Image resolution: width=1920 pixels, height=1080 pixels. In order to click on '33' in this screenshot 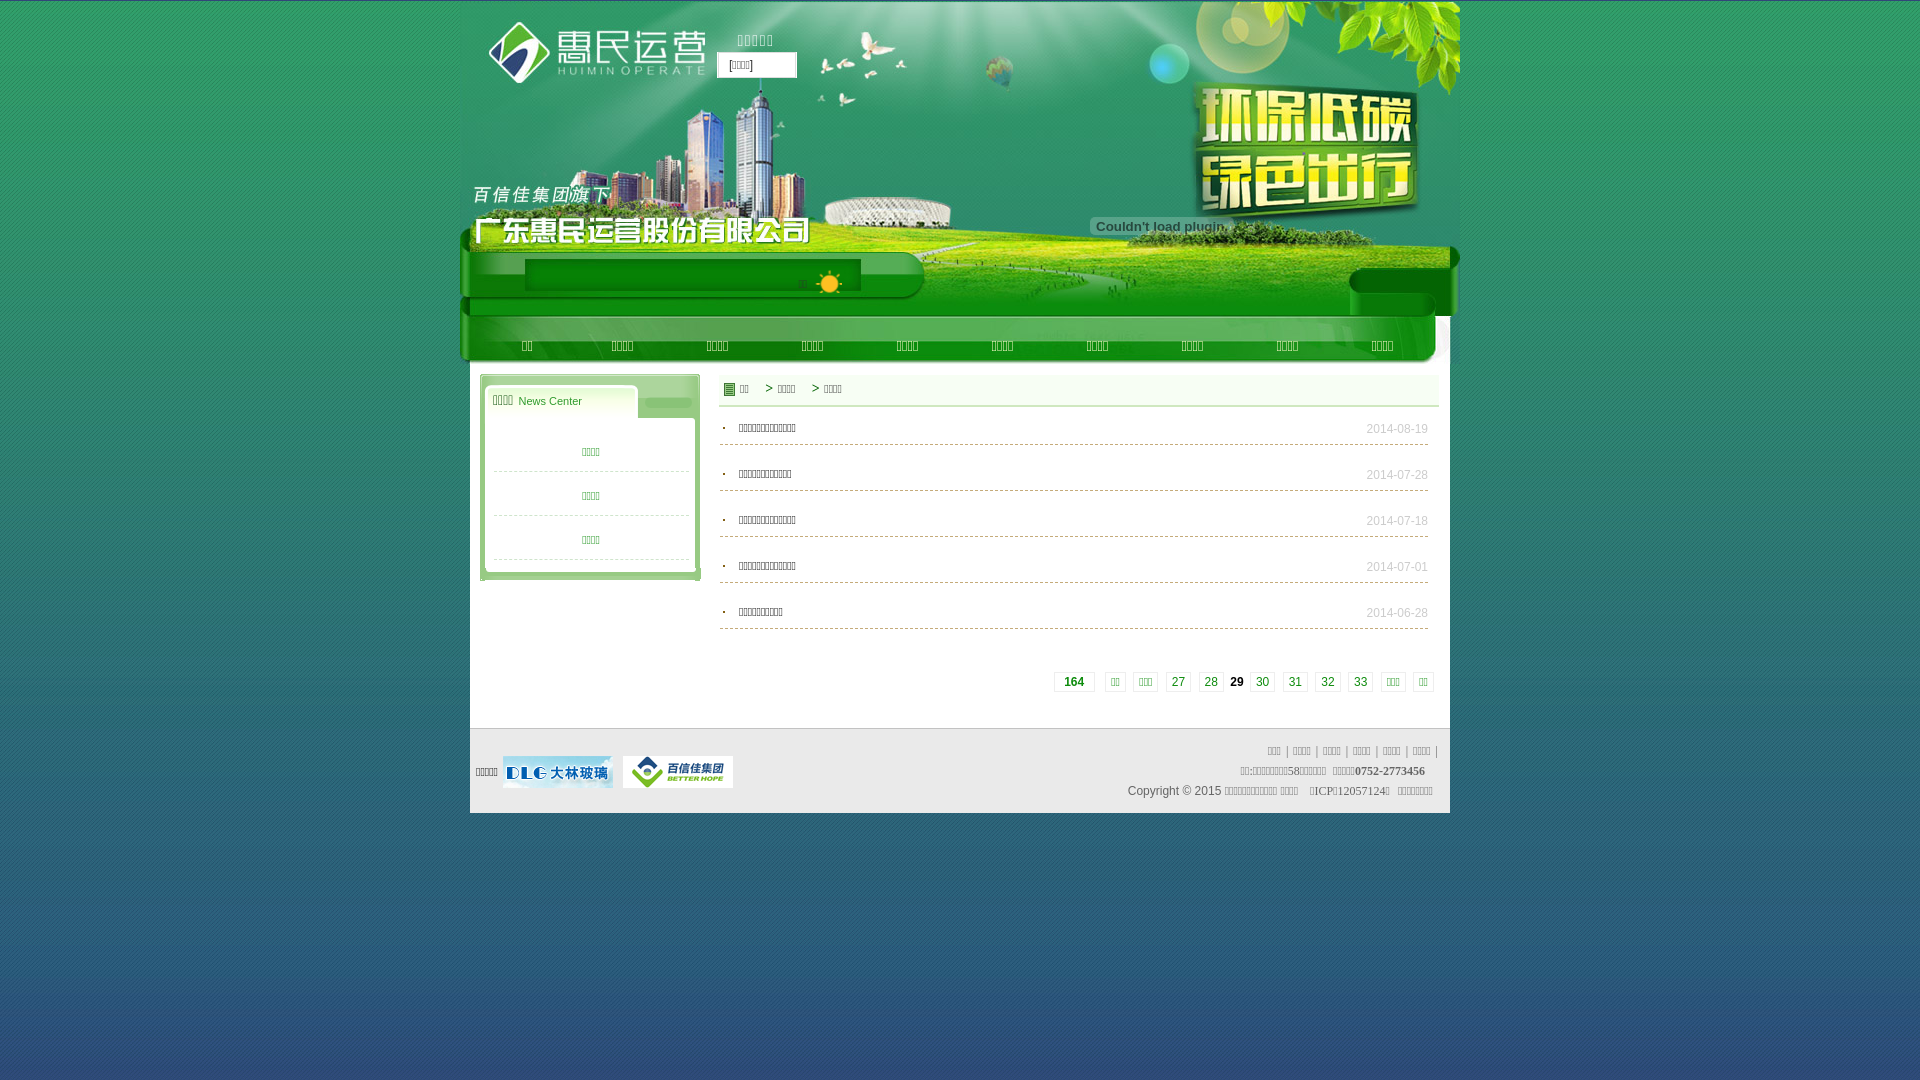, I will do `click(1360, 681)`.